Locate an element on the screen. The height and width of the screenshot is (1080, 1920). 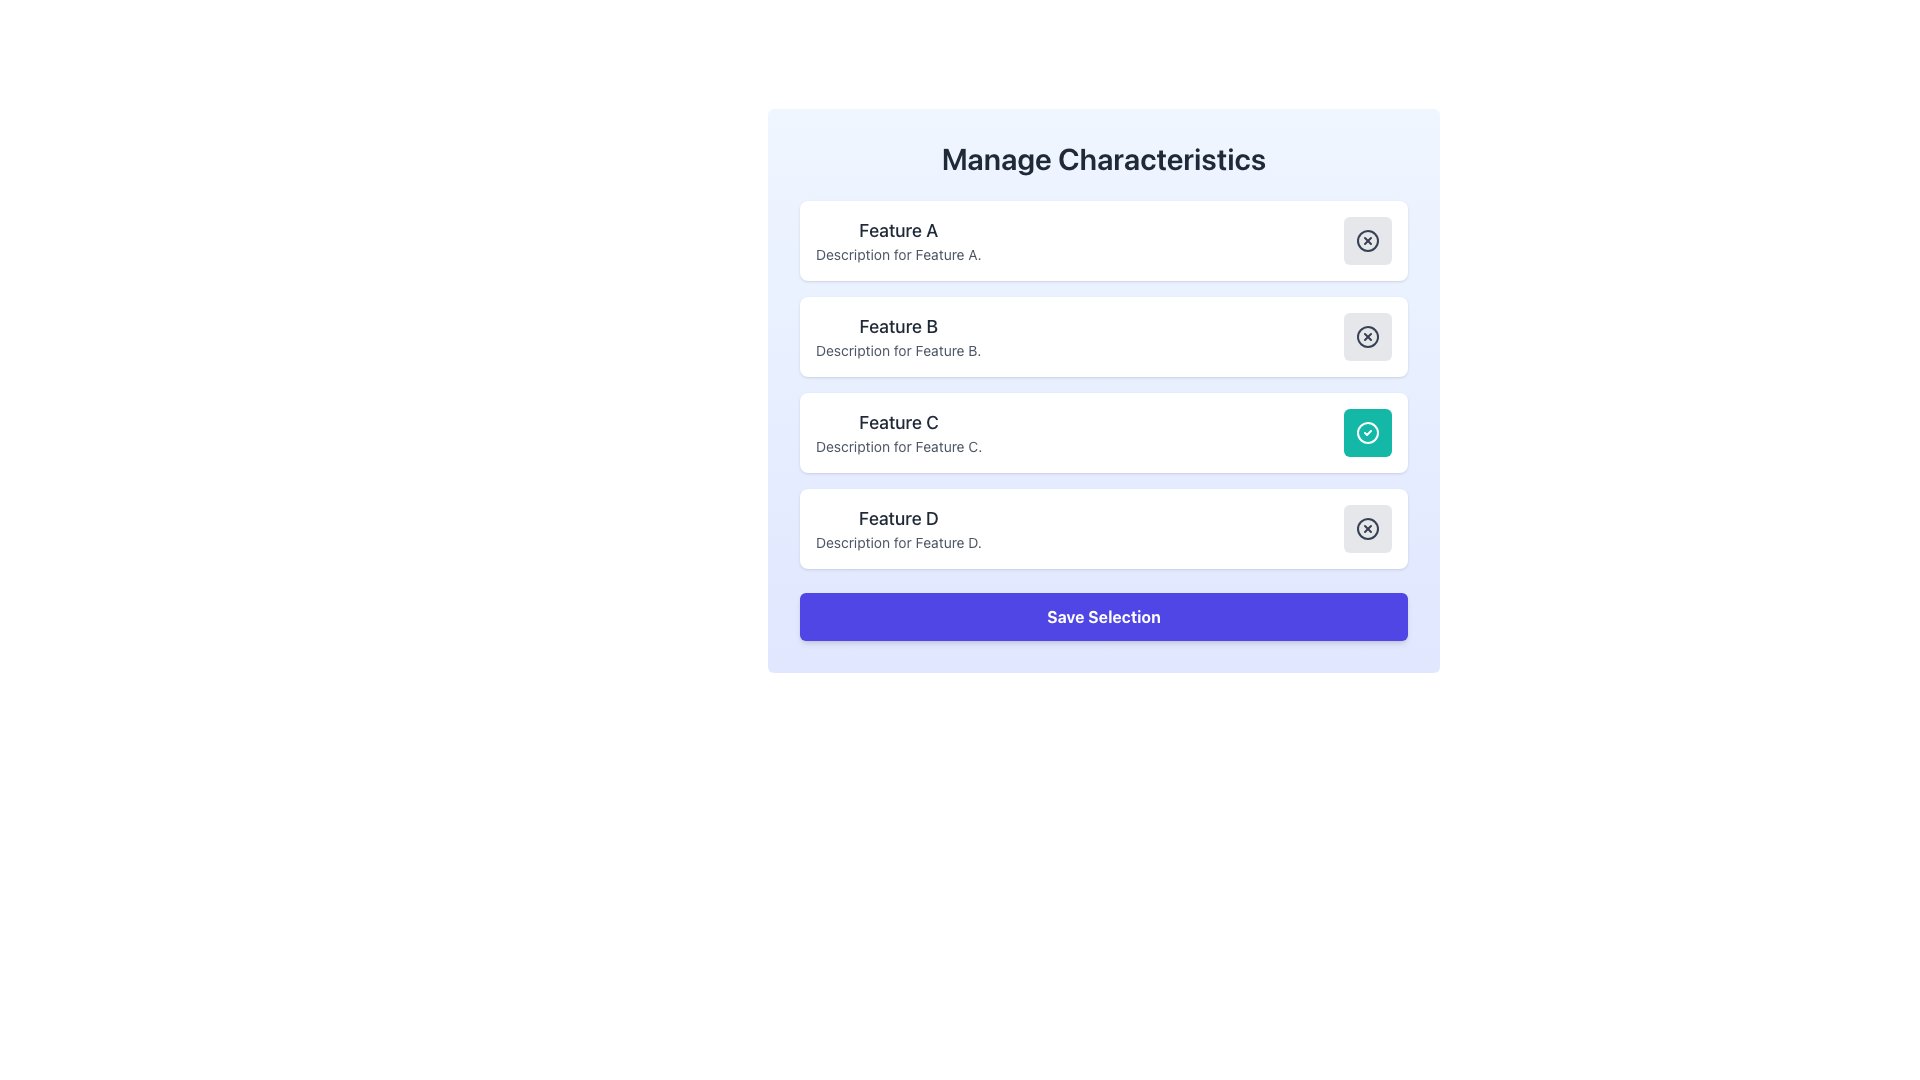
the selectable row containing 'Feature B' and its description for context menu options is located at coordinates (1103, 335).